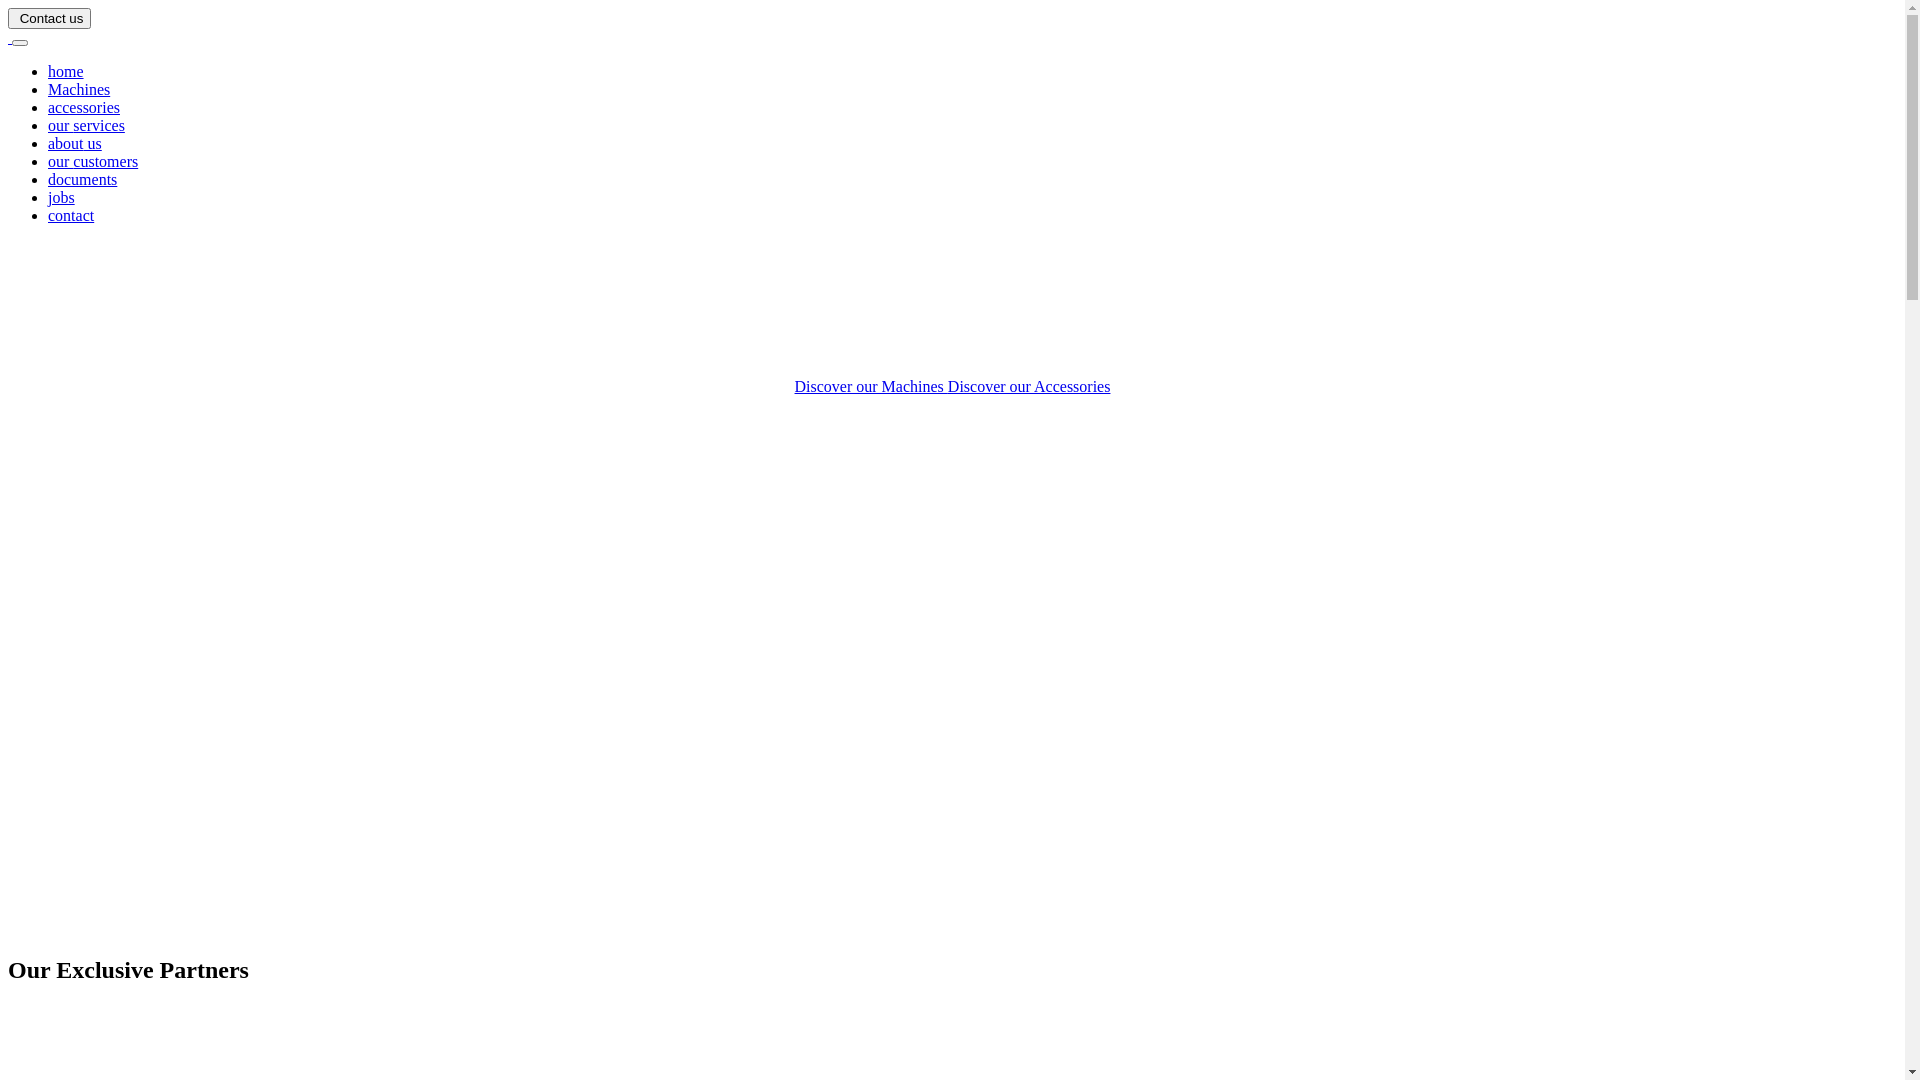 Image resolution: width=1920 pixels, height=1080 pixels. What do you see at coordinates (66, 70) in the screenshot?
I see `'home'` at bounding box center [66, 70].